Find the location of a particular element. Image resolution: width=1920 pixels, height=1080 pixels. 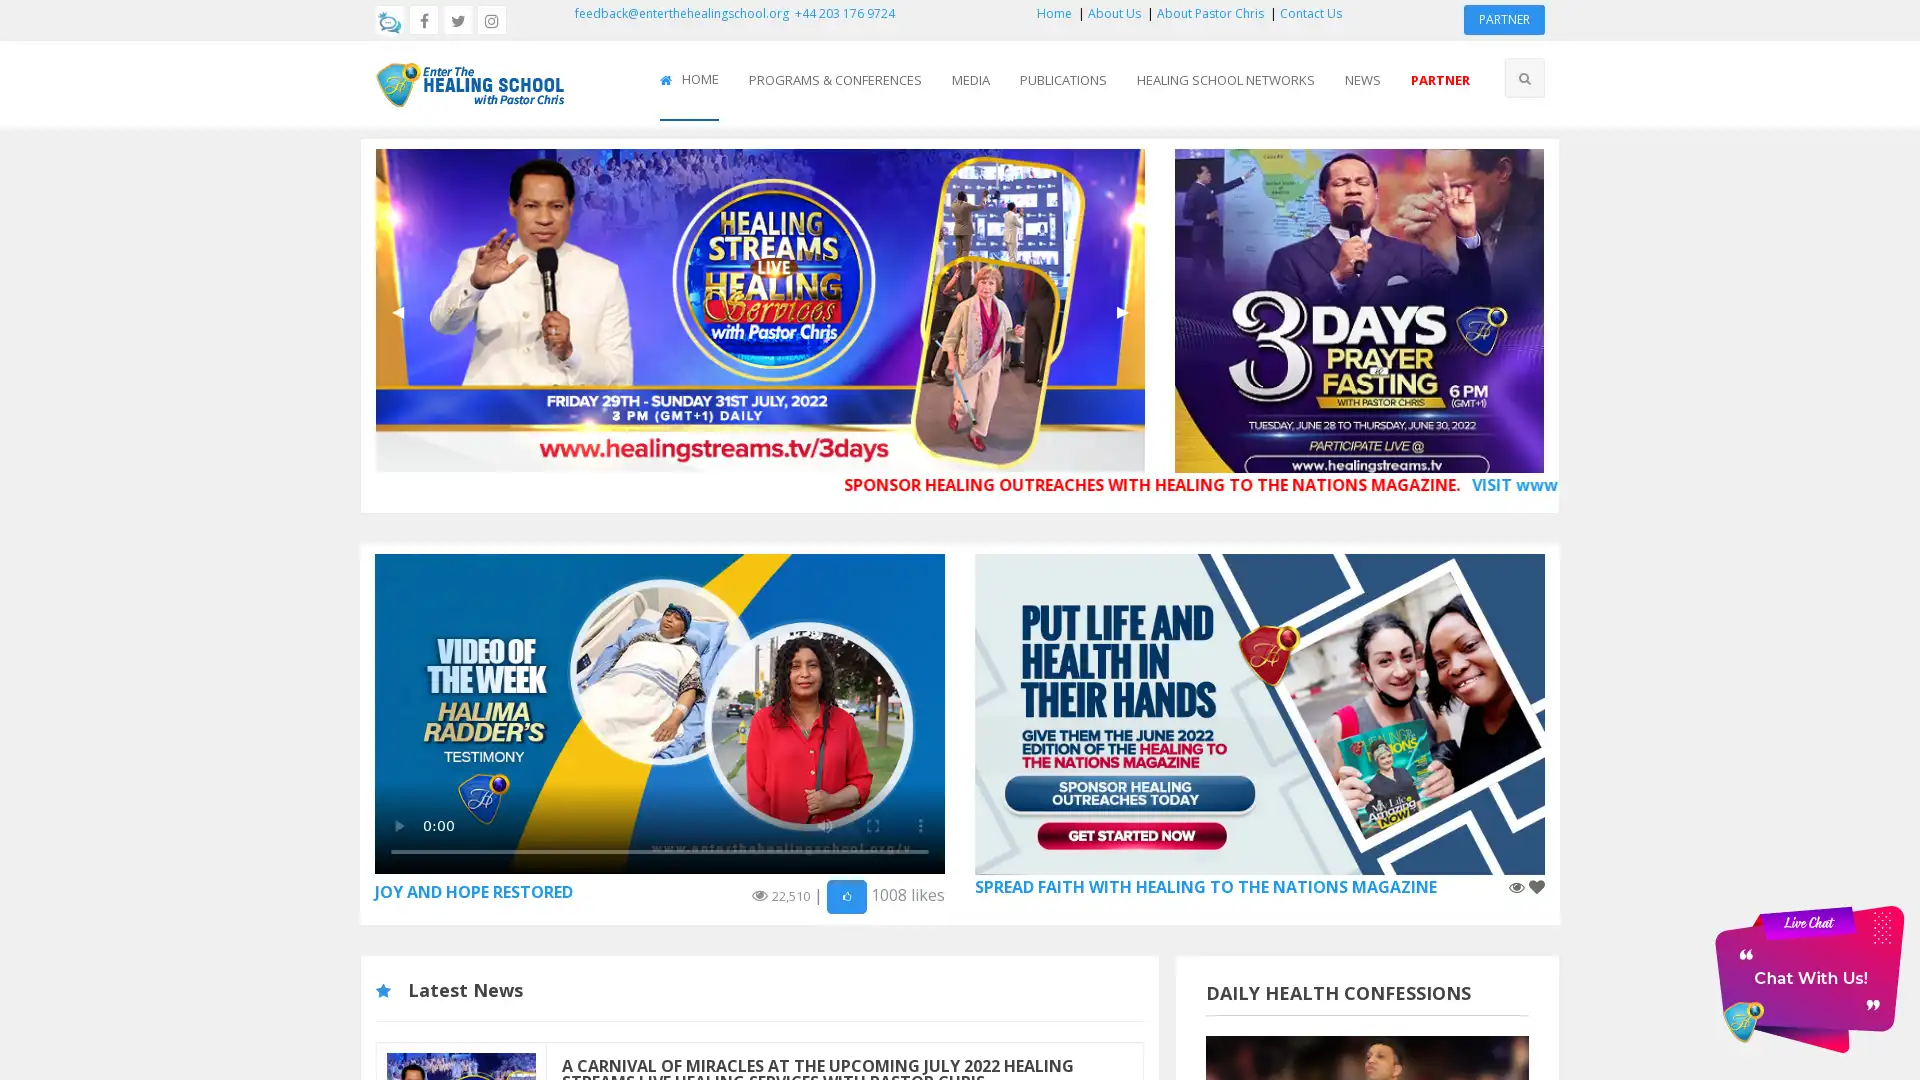

play is located at coordinates (398, 825).